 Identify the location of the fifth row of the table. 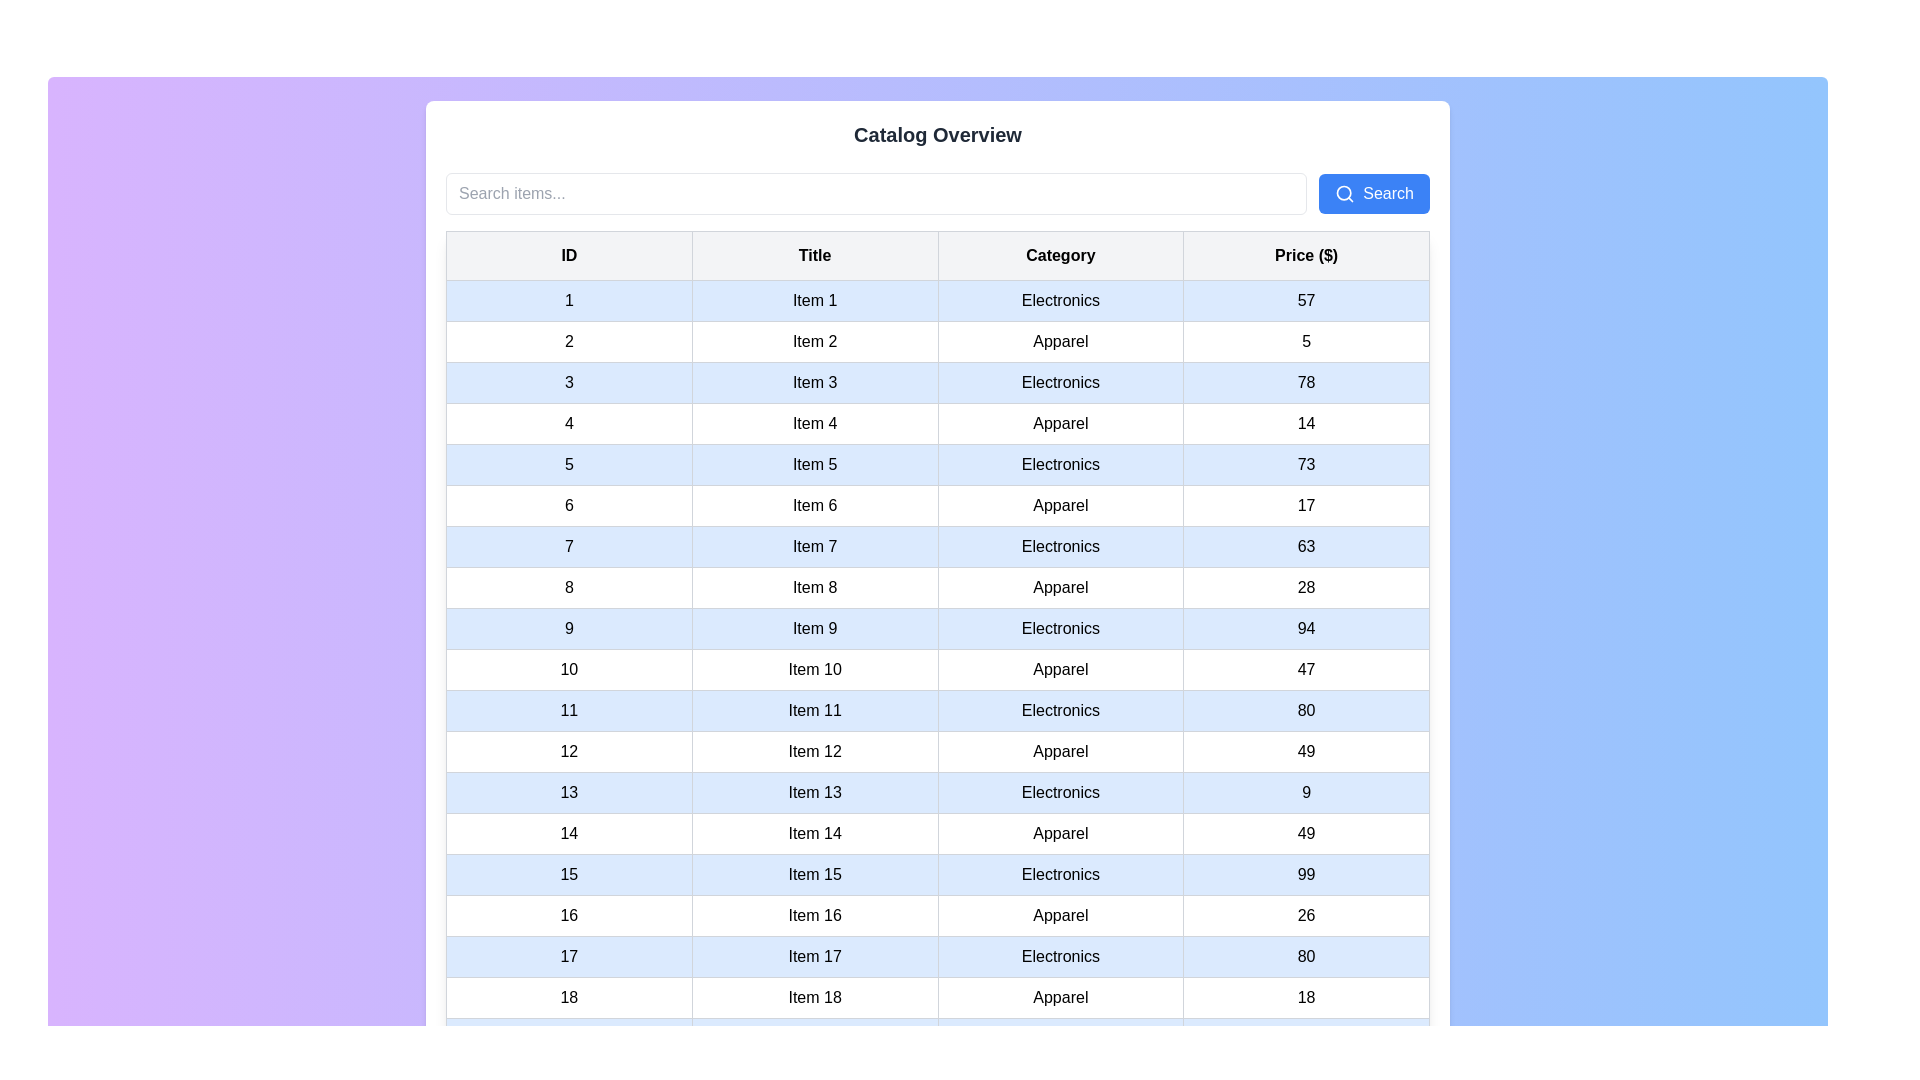
(936, 465).